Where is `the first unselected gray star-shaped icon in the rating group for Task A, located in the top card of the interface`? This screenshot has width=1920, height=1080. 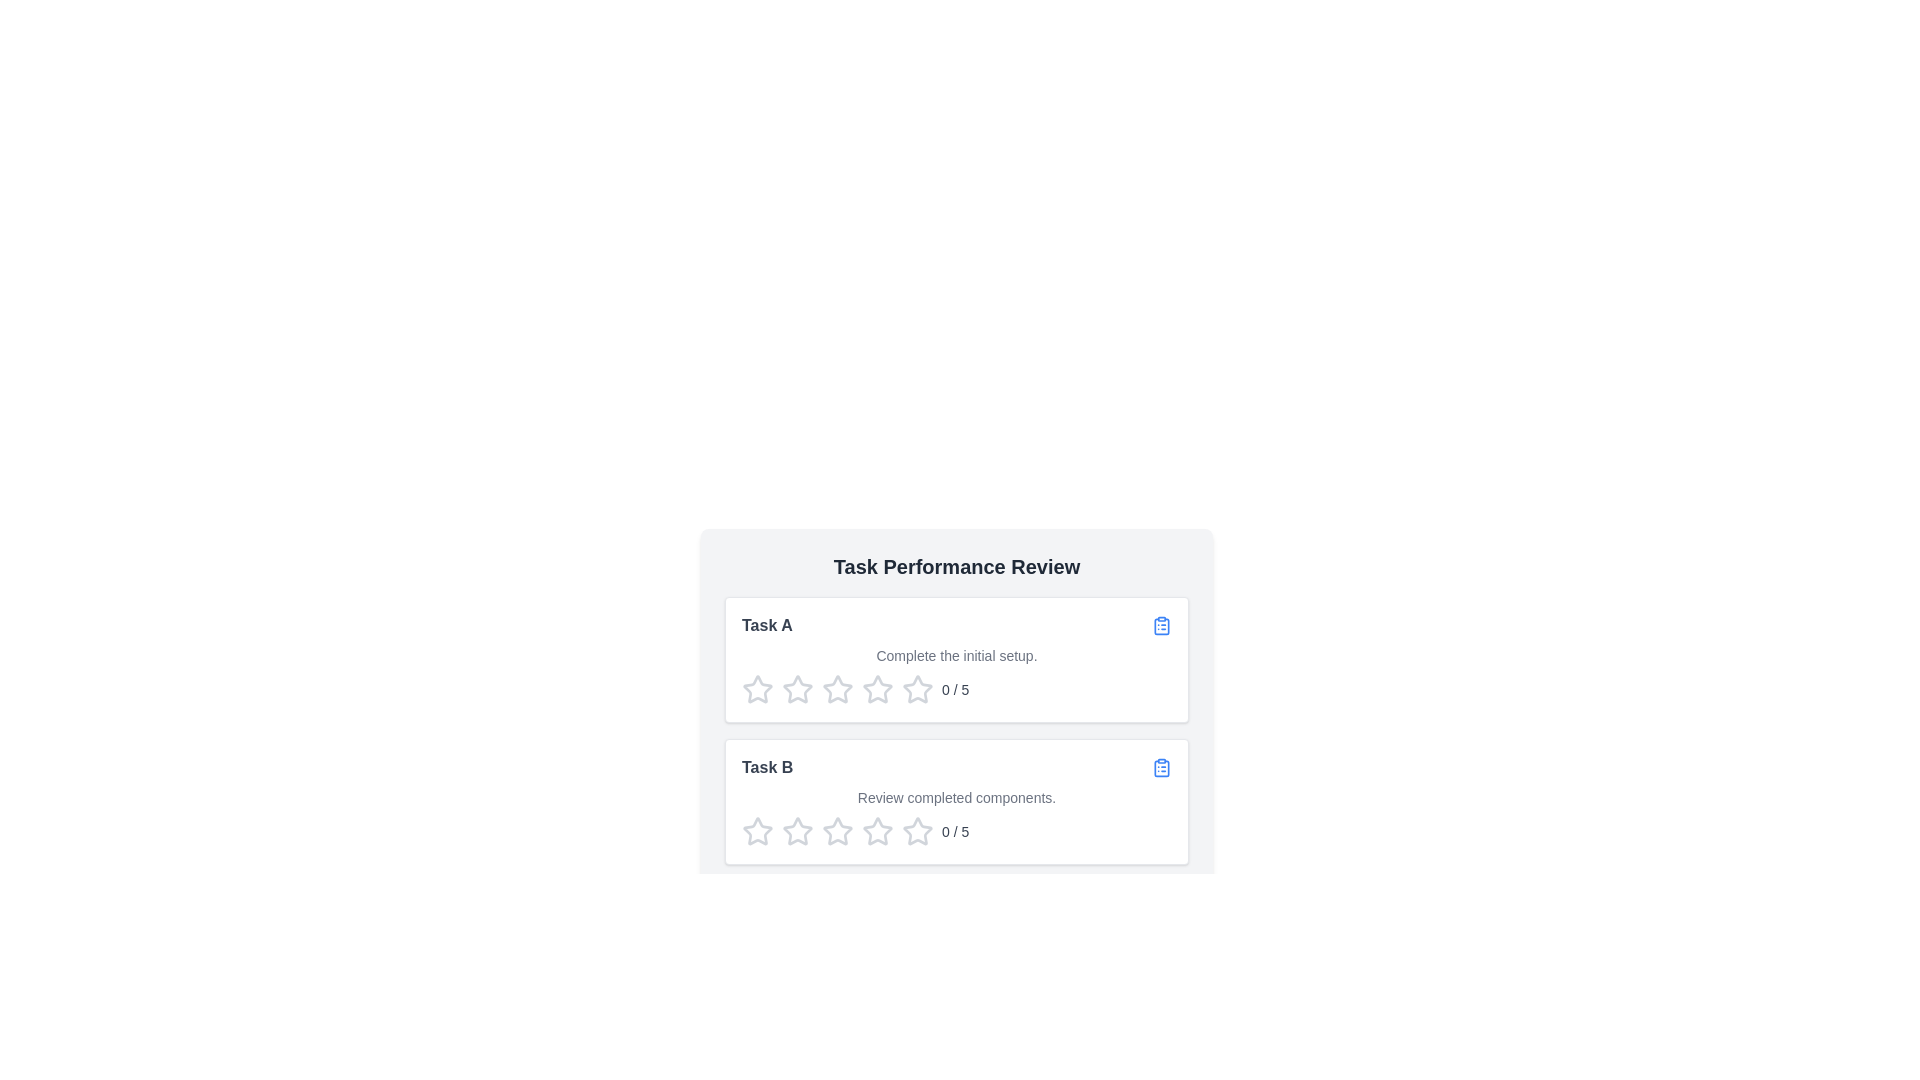
the first unselected gray star-shaped icon in the rating group for Task A, located in the top card of the interface is located at coordinates (757, 689).